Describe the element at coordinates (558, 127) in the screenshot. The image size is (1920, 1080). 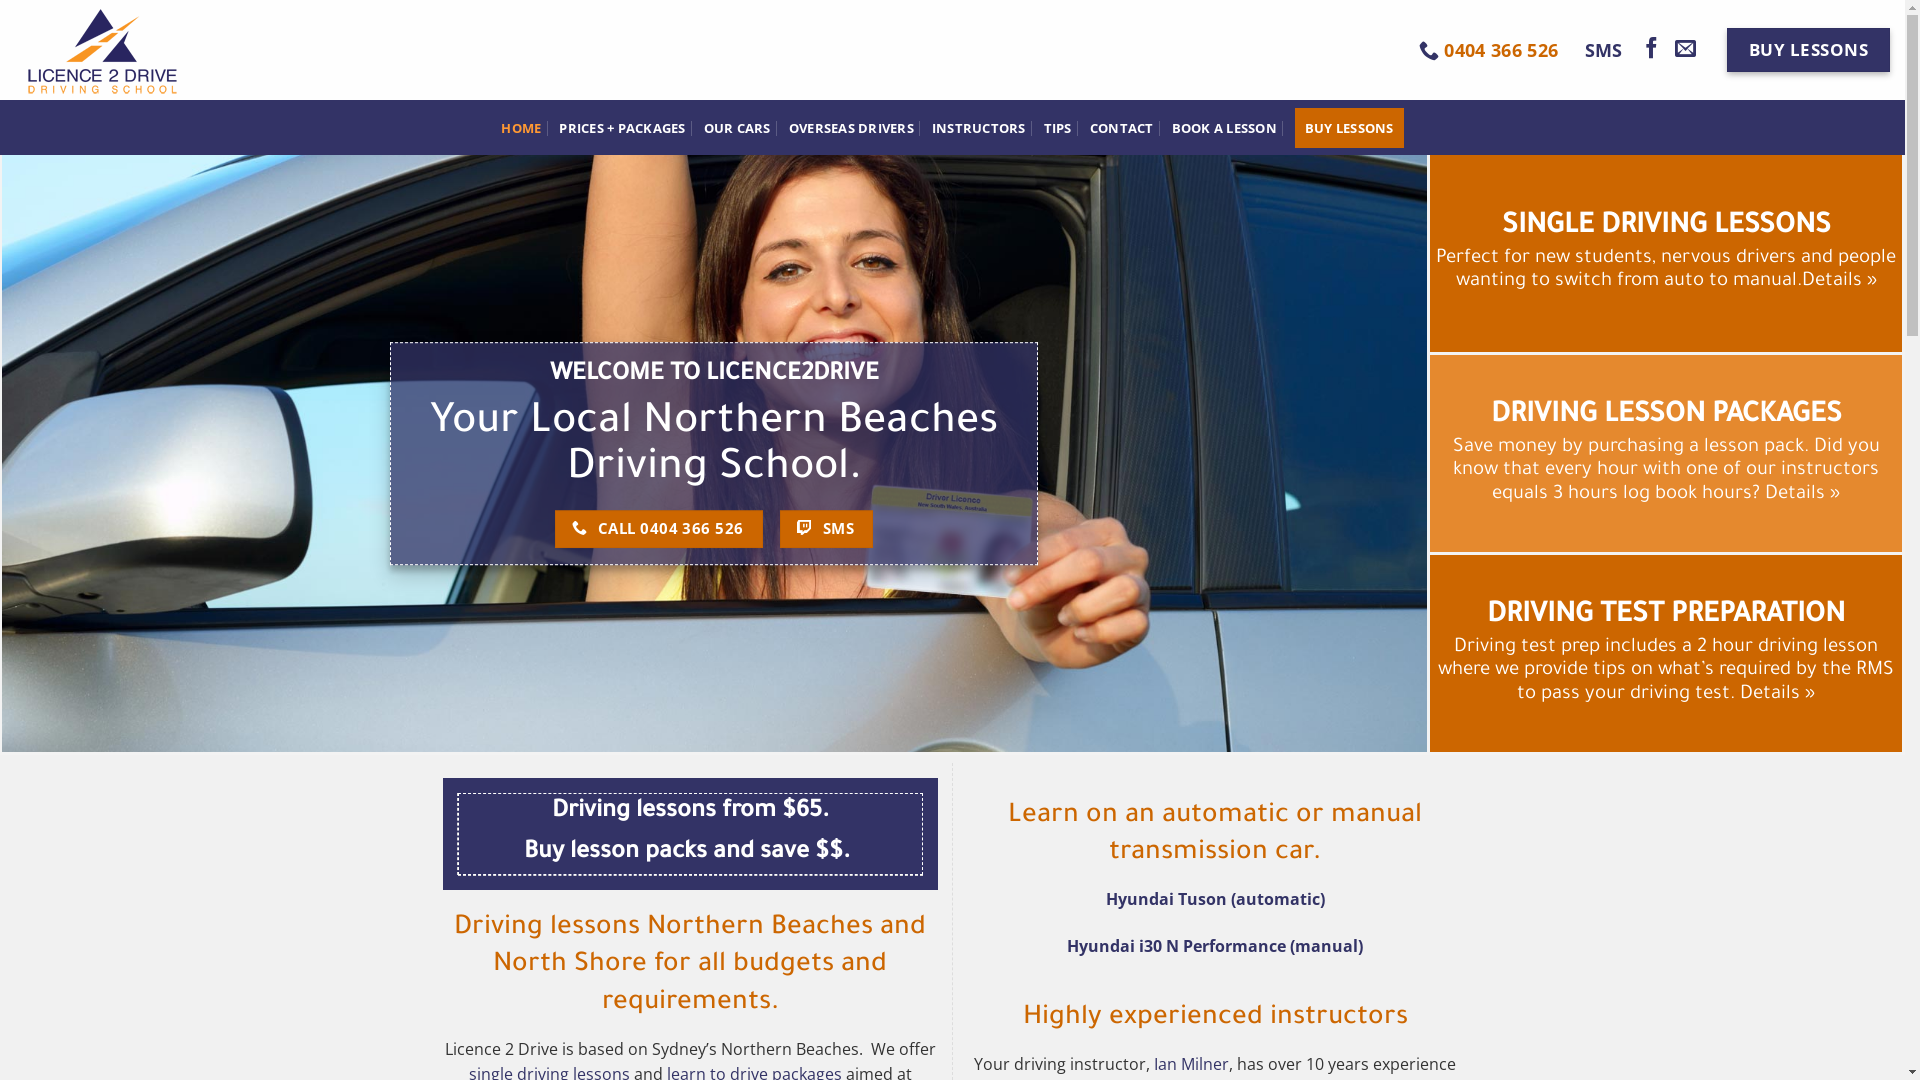
I see `'PRICES + PACKAGES'` at that location.